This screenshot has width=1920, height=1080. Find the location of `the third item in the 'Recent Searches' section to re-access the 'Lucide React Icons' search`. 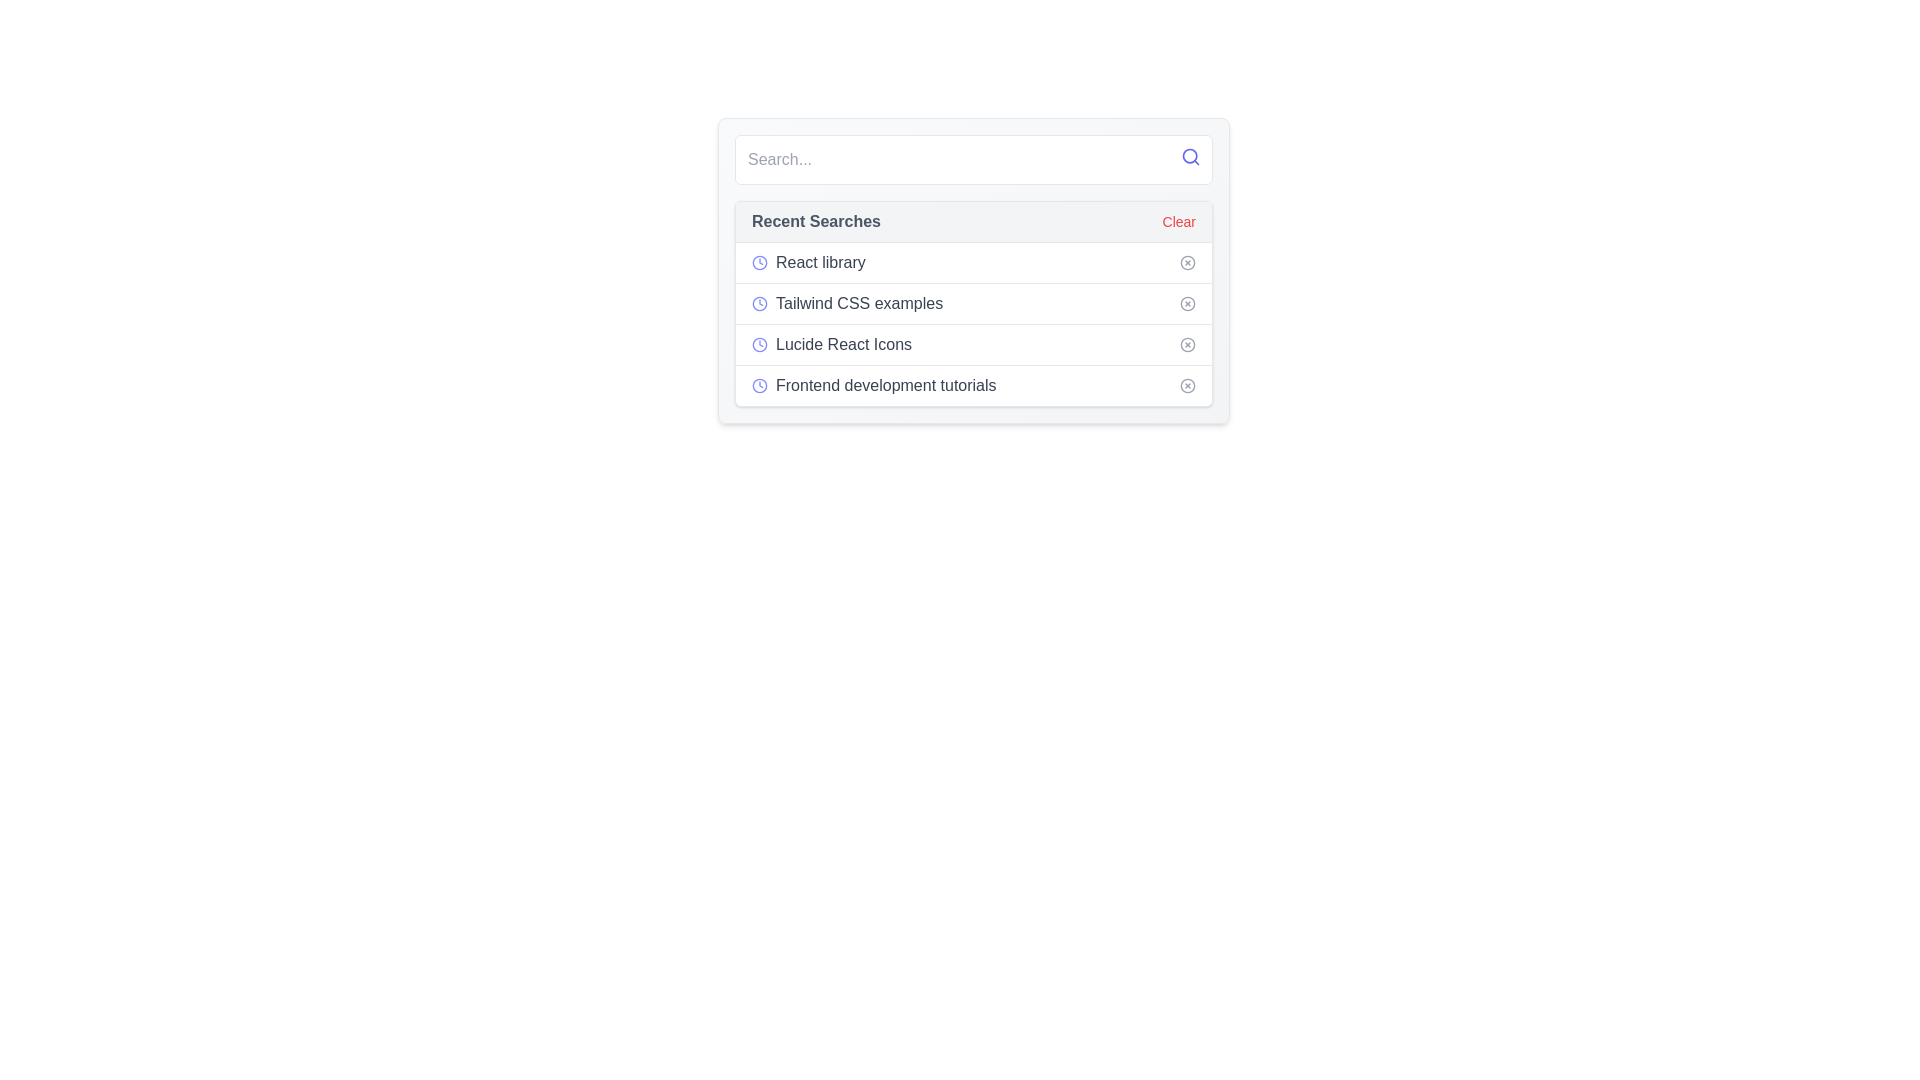

the third item in the 'Recent Searches' section to re-access the 'Lucide React Icons' search is located at coordinates (974, 343).